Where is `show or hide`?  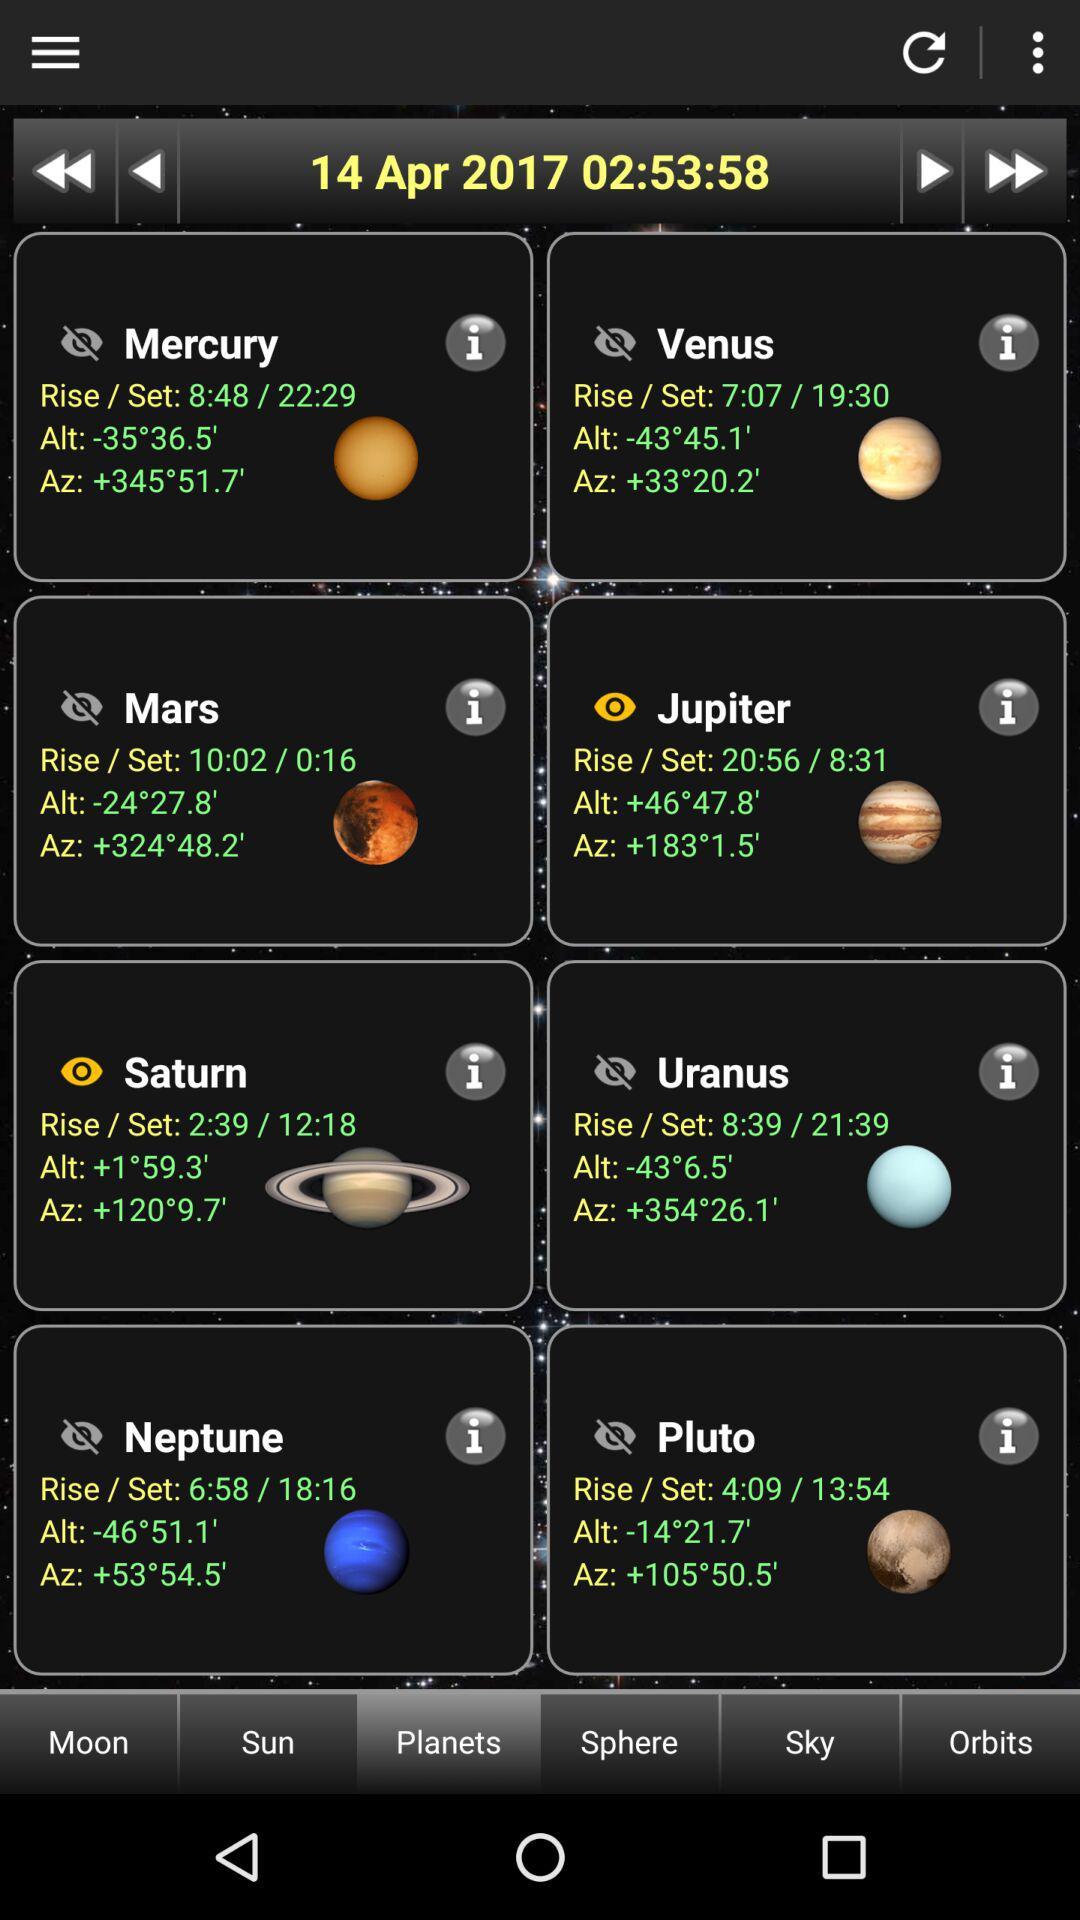
show or hide is located at coordinates (613, 1070).